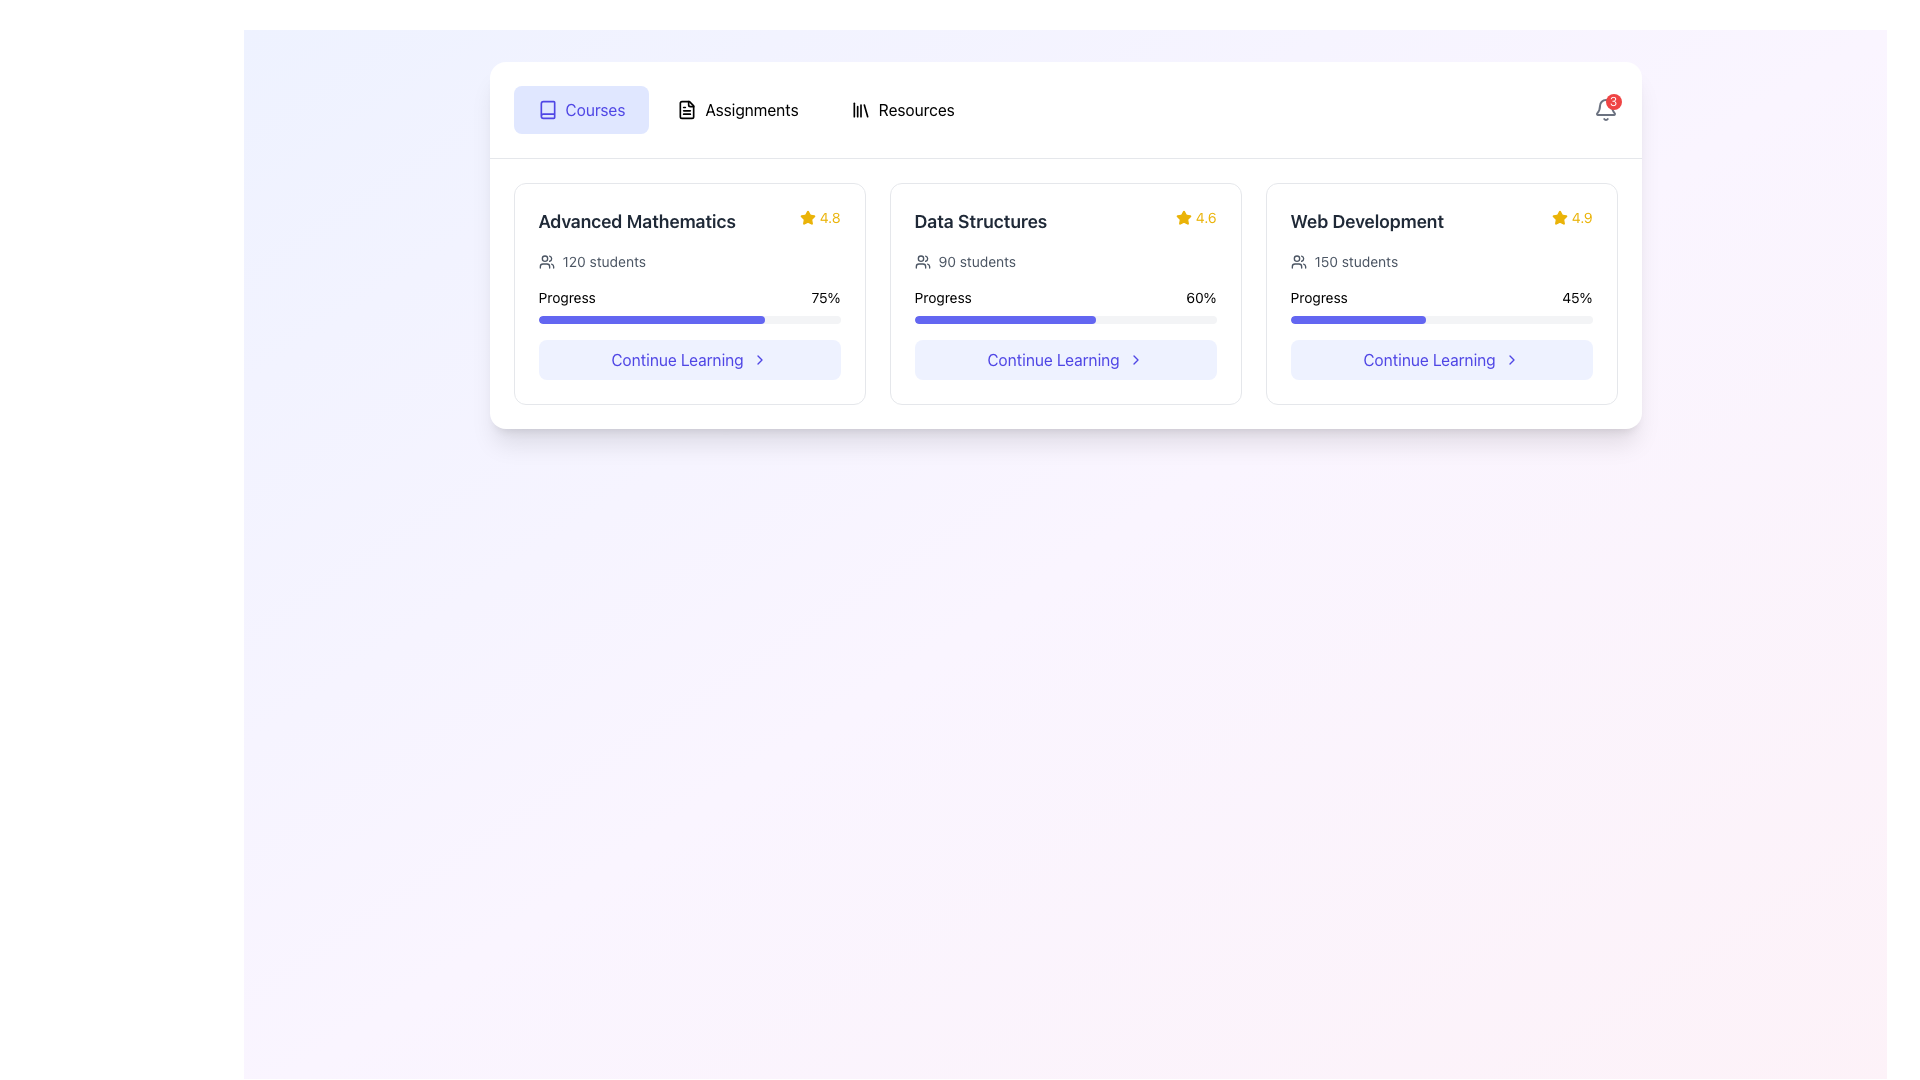  Describe the element at coordinates (1558, 218) in the screenshot. I see `the yellow star-shaped icon next to the numeric rating of '4.9' in the top right corner of the 'Web Development' card` at that location.